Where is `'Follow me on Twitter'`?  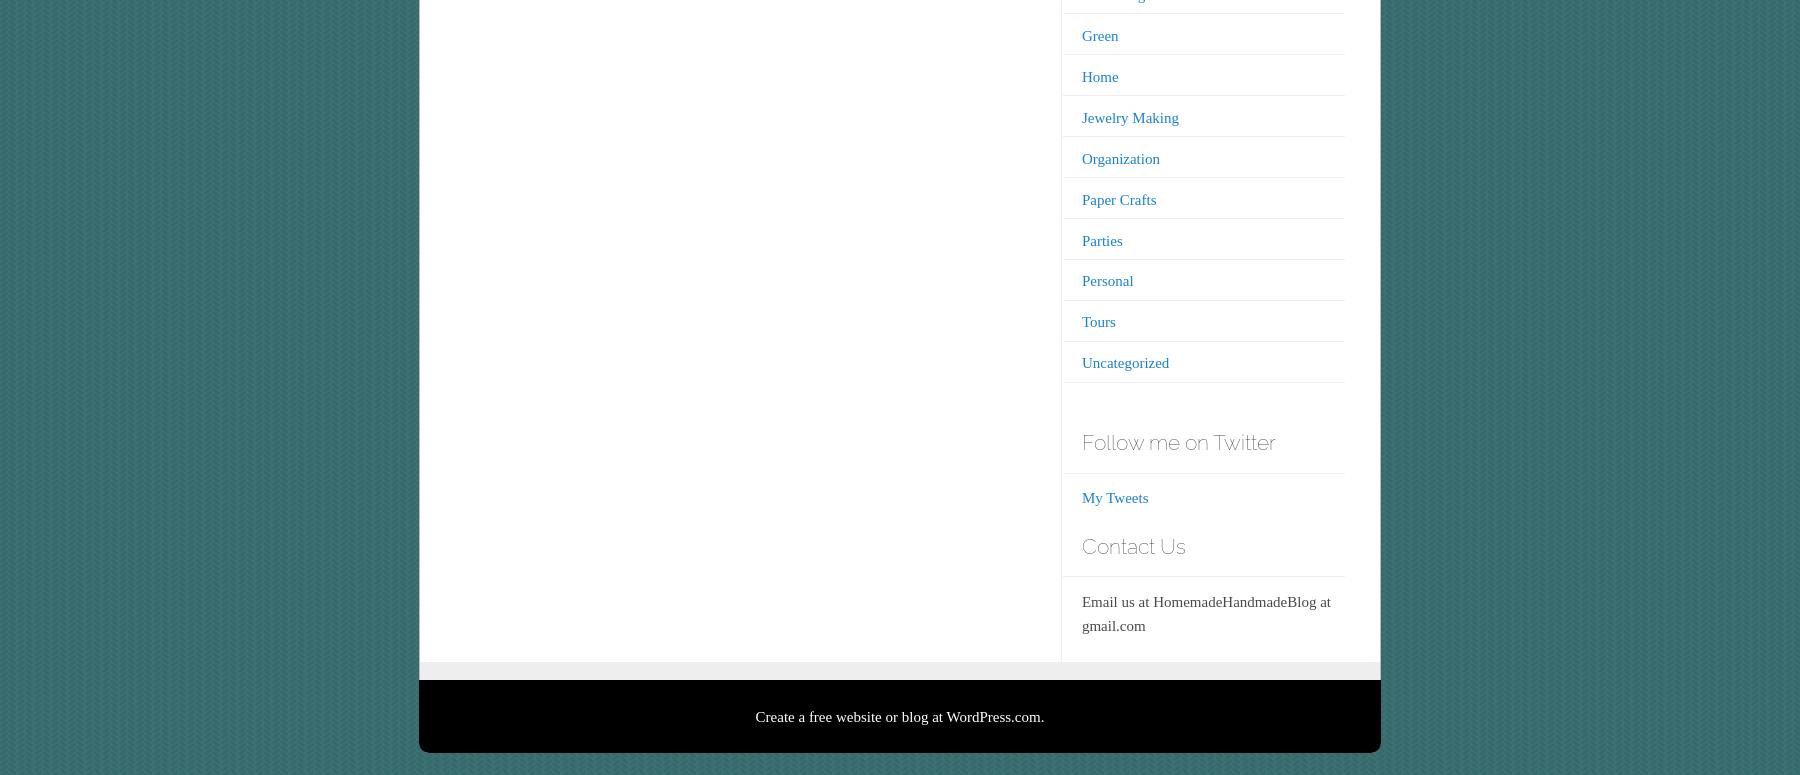
'Follow me on Twitter' is located at coordinates (1176, 442).